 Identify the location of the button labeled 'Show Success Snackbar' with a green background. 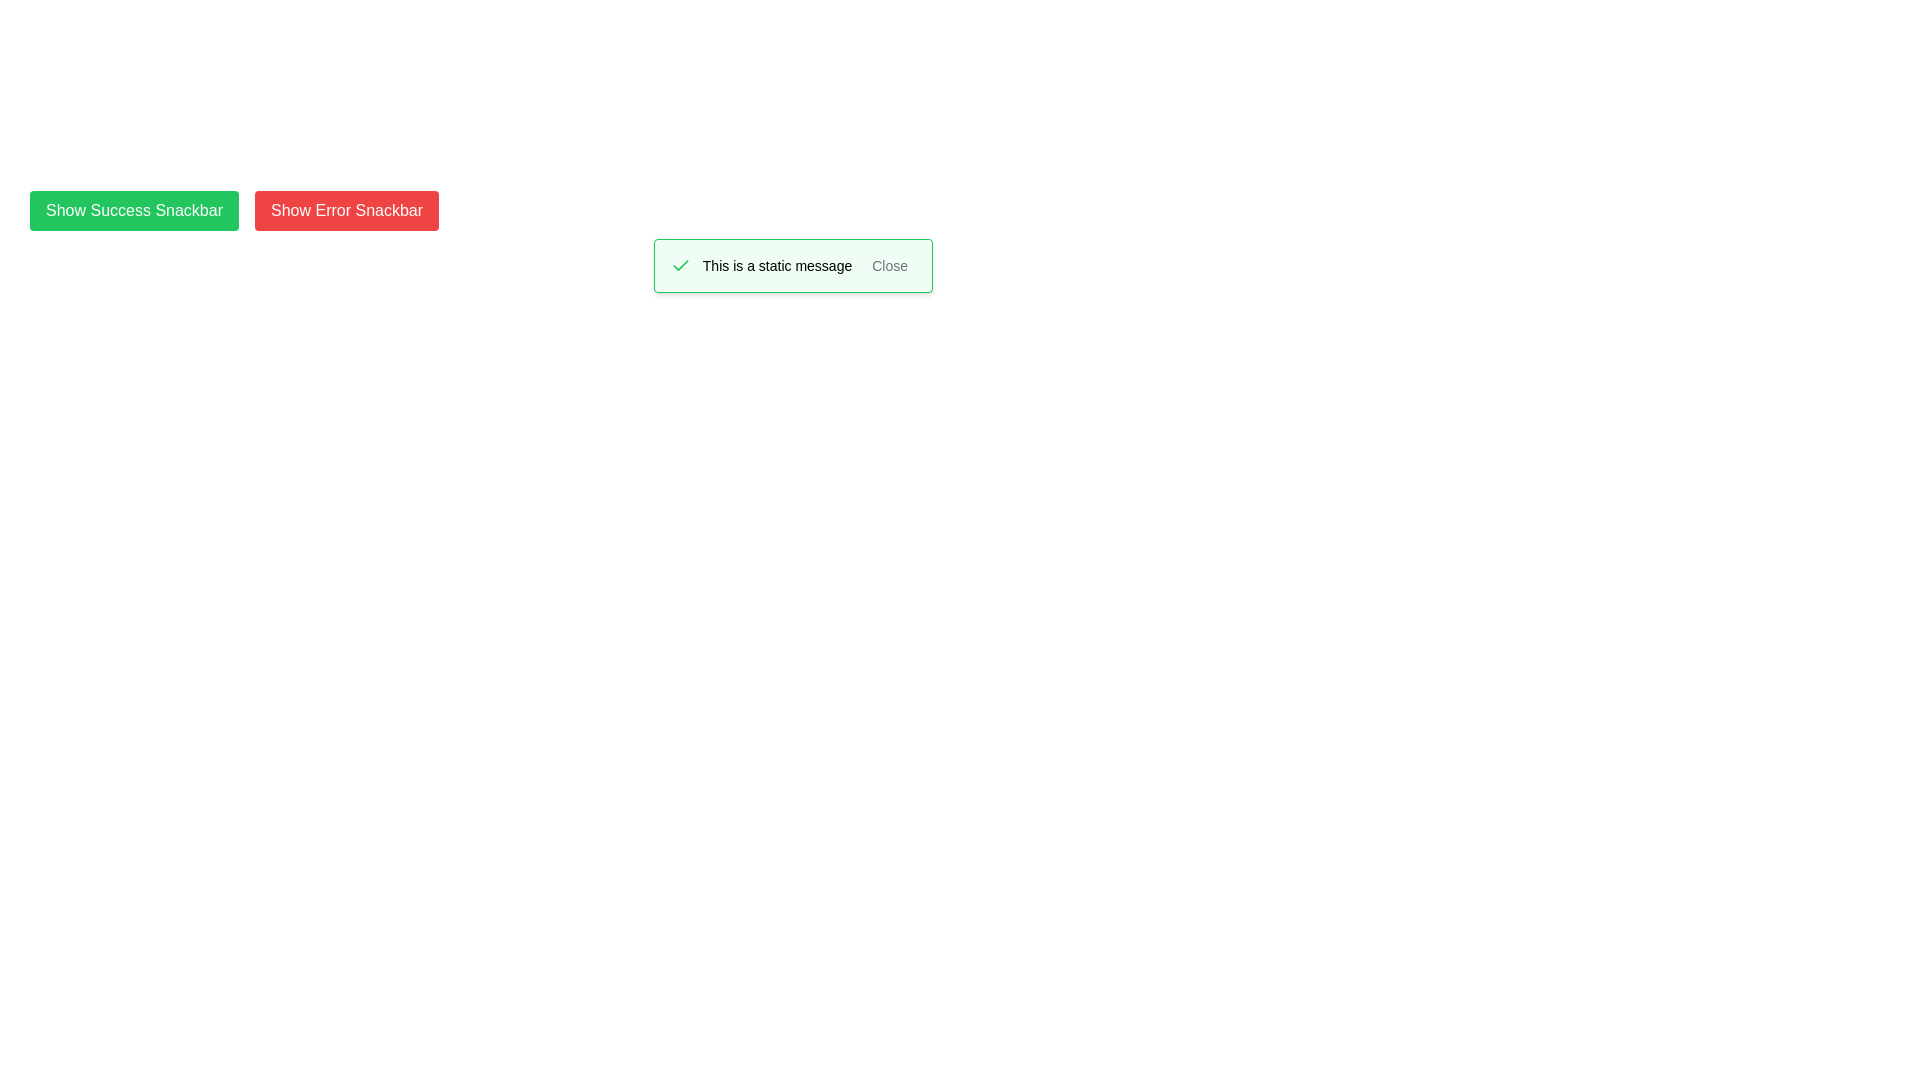
(133, 211).